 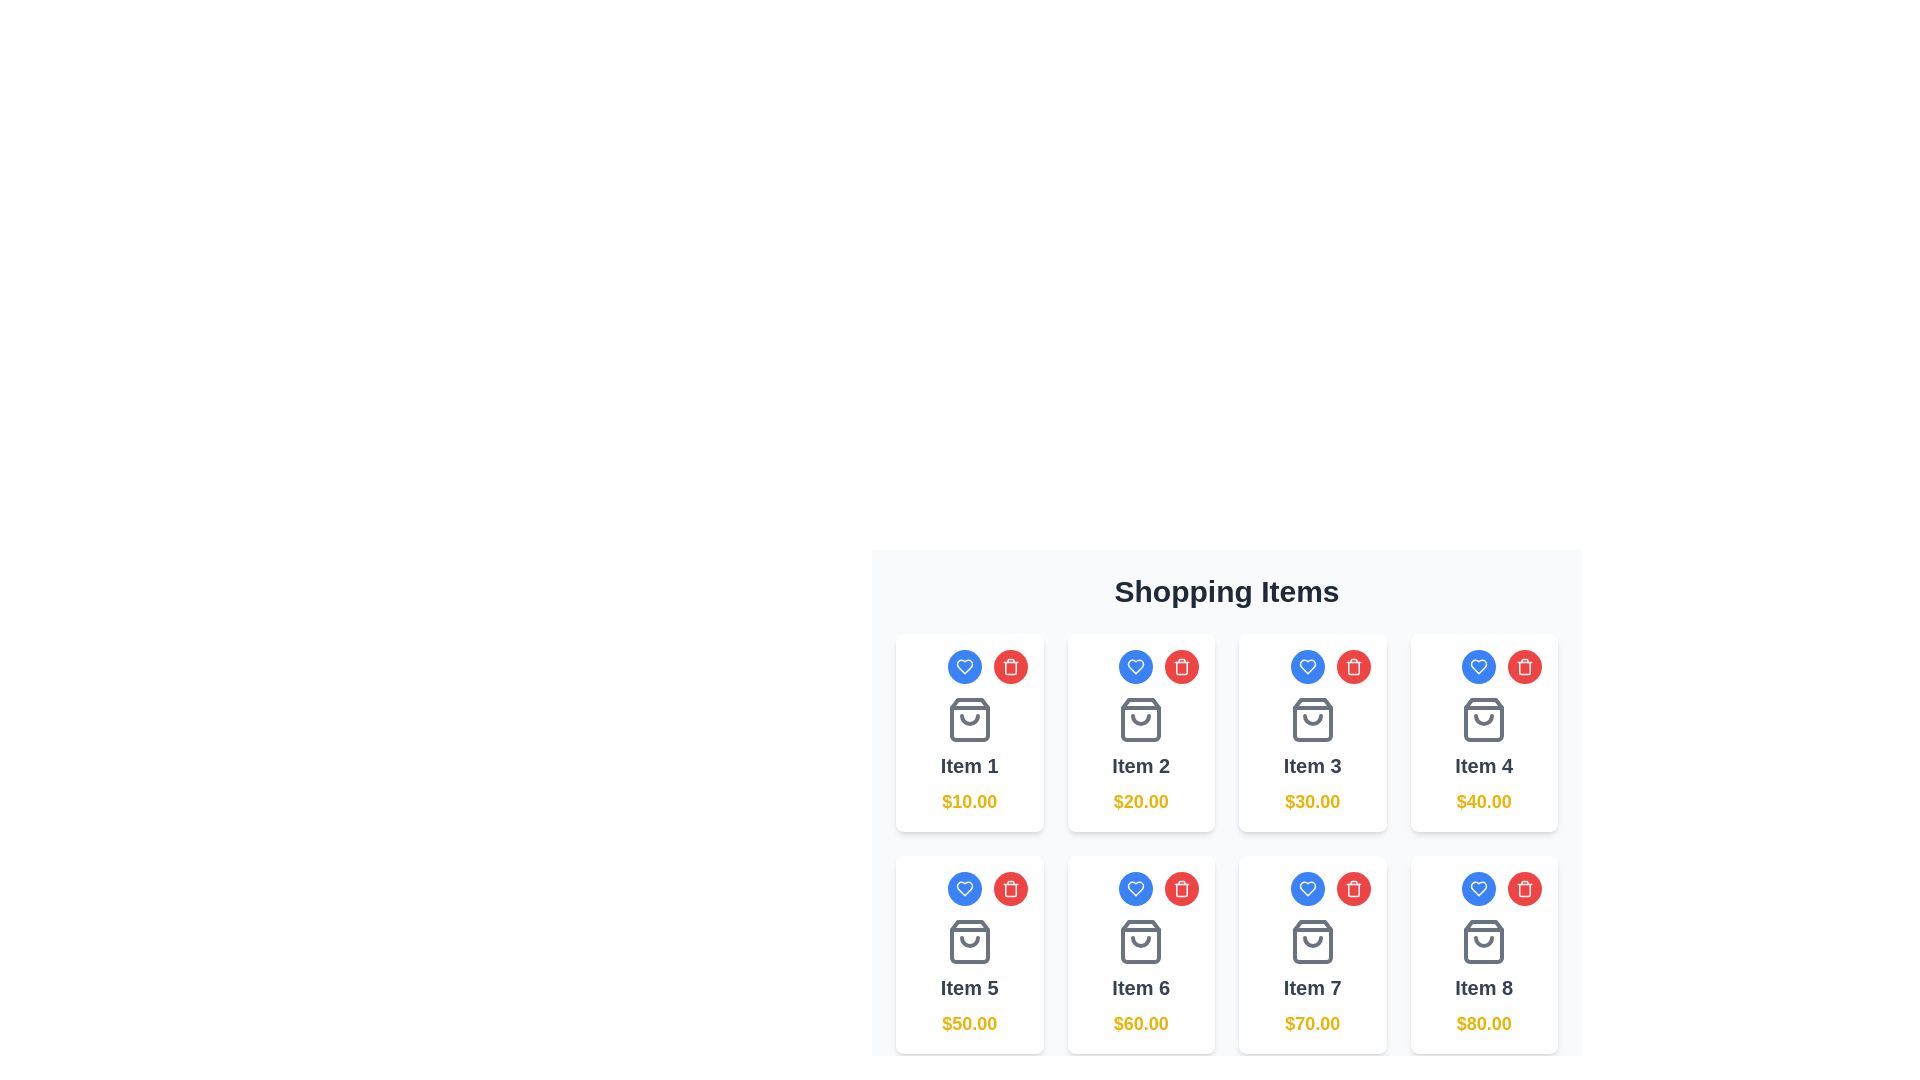 I want to click on the trash can icon located at the top-right corner of the second item in the shopping items grid, specifically on the central vertical rectangle shape of the trash can for accessibility purposes, so click(x=1181, y=668).